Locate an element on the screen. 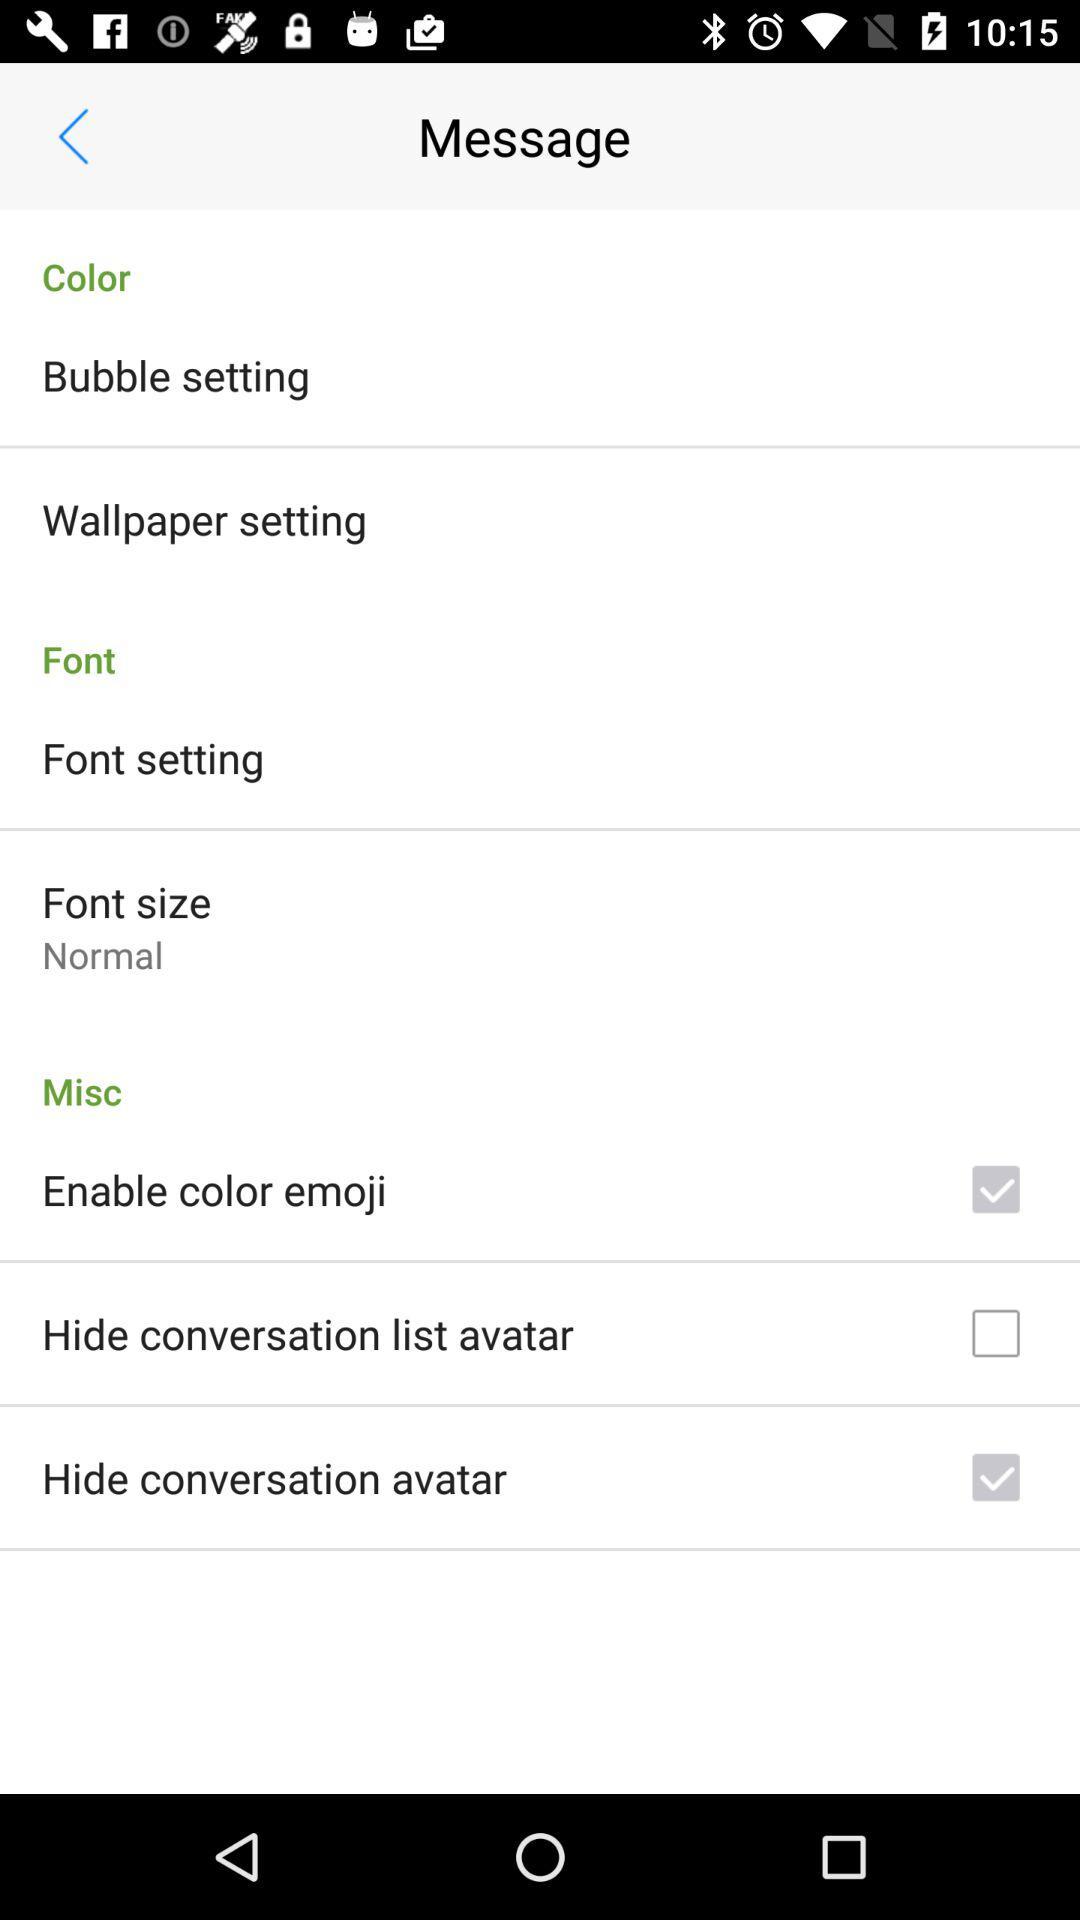 This screenshot has width=1080, height=1920. the item above the misc item is located at coordinates (102, 953).